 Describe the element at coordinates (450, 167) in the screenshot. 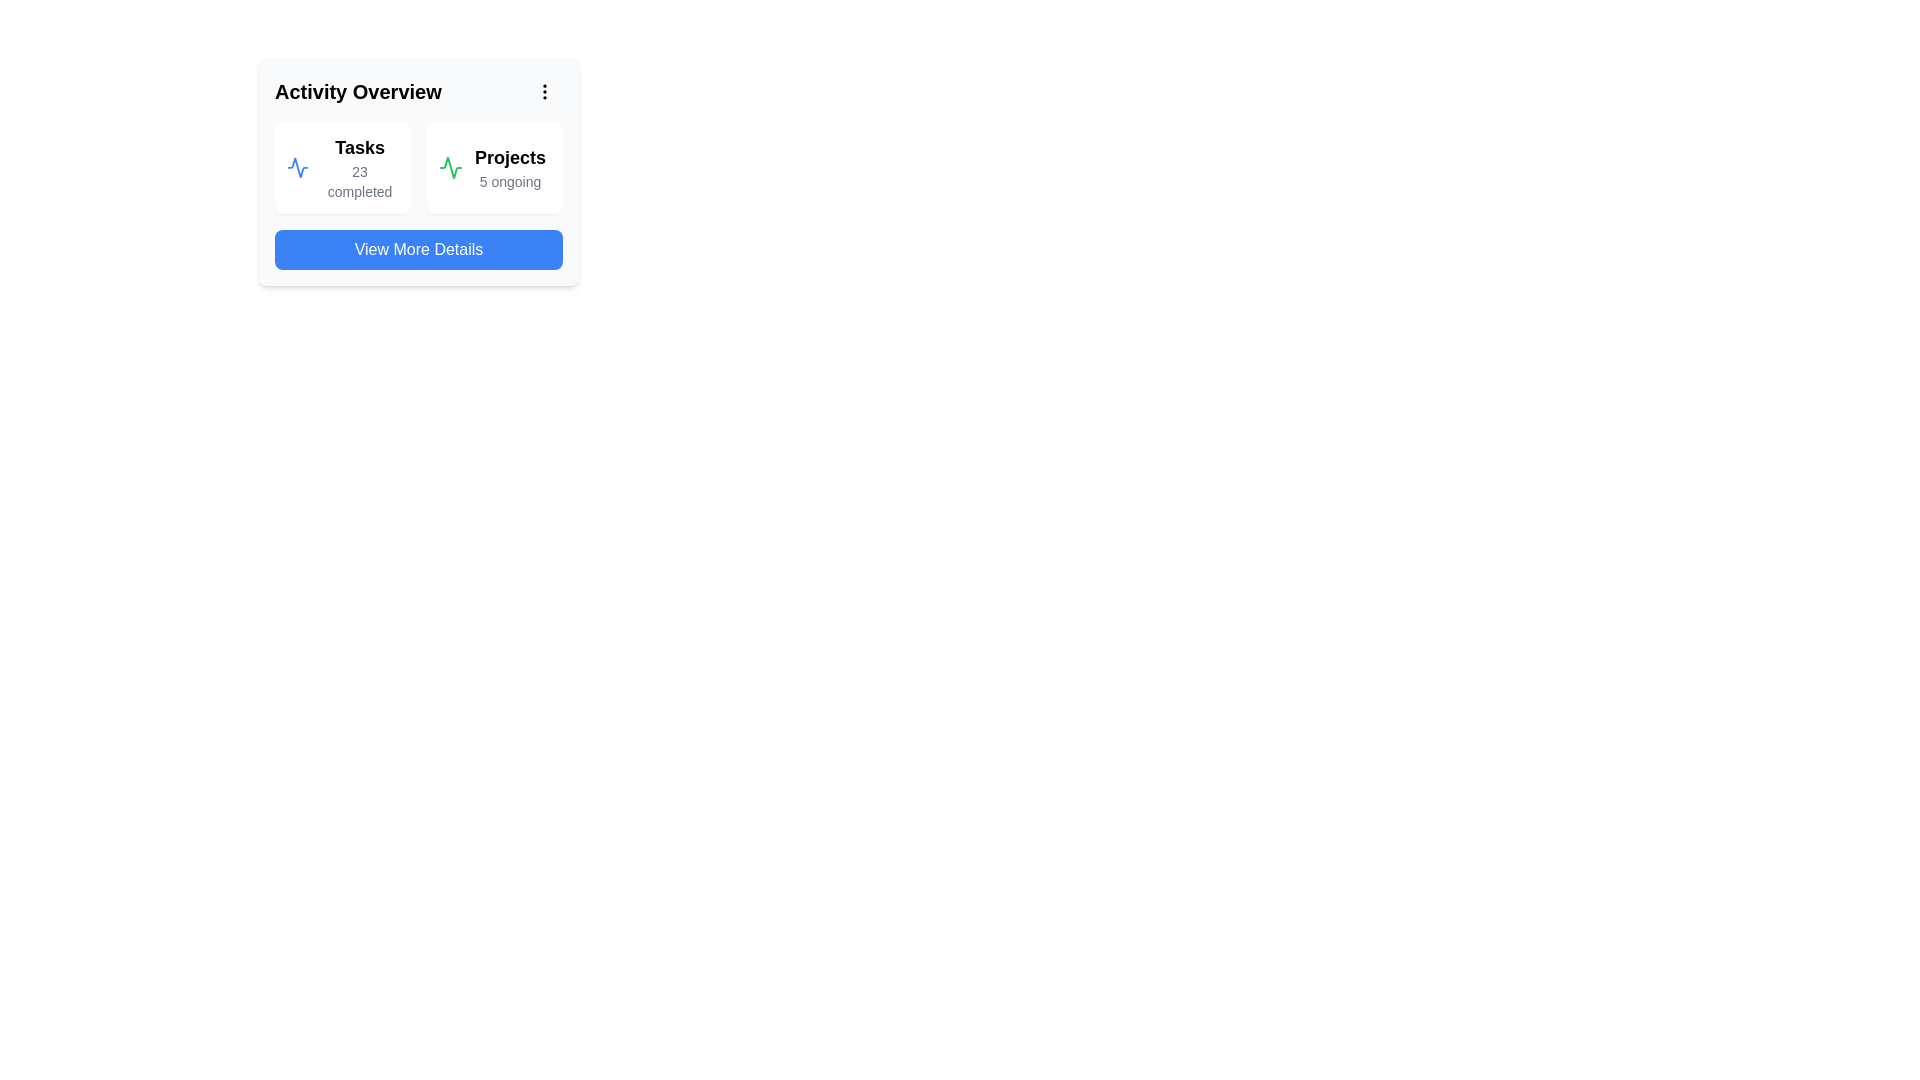

I see `the 'Tasks' icon located within the 'Tasks' card, positioned to the left of the '23 completed' text` at that location.